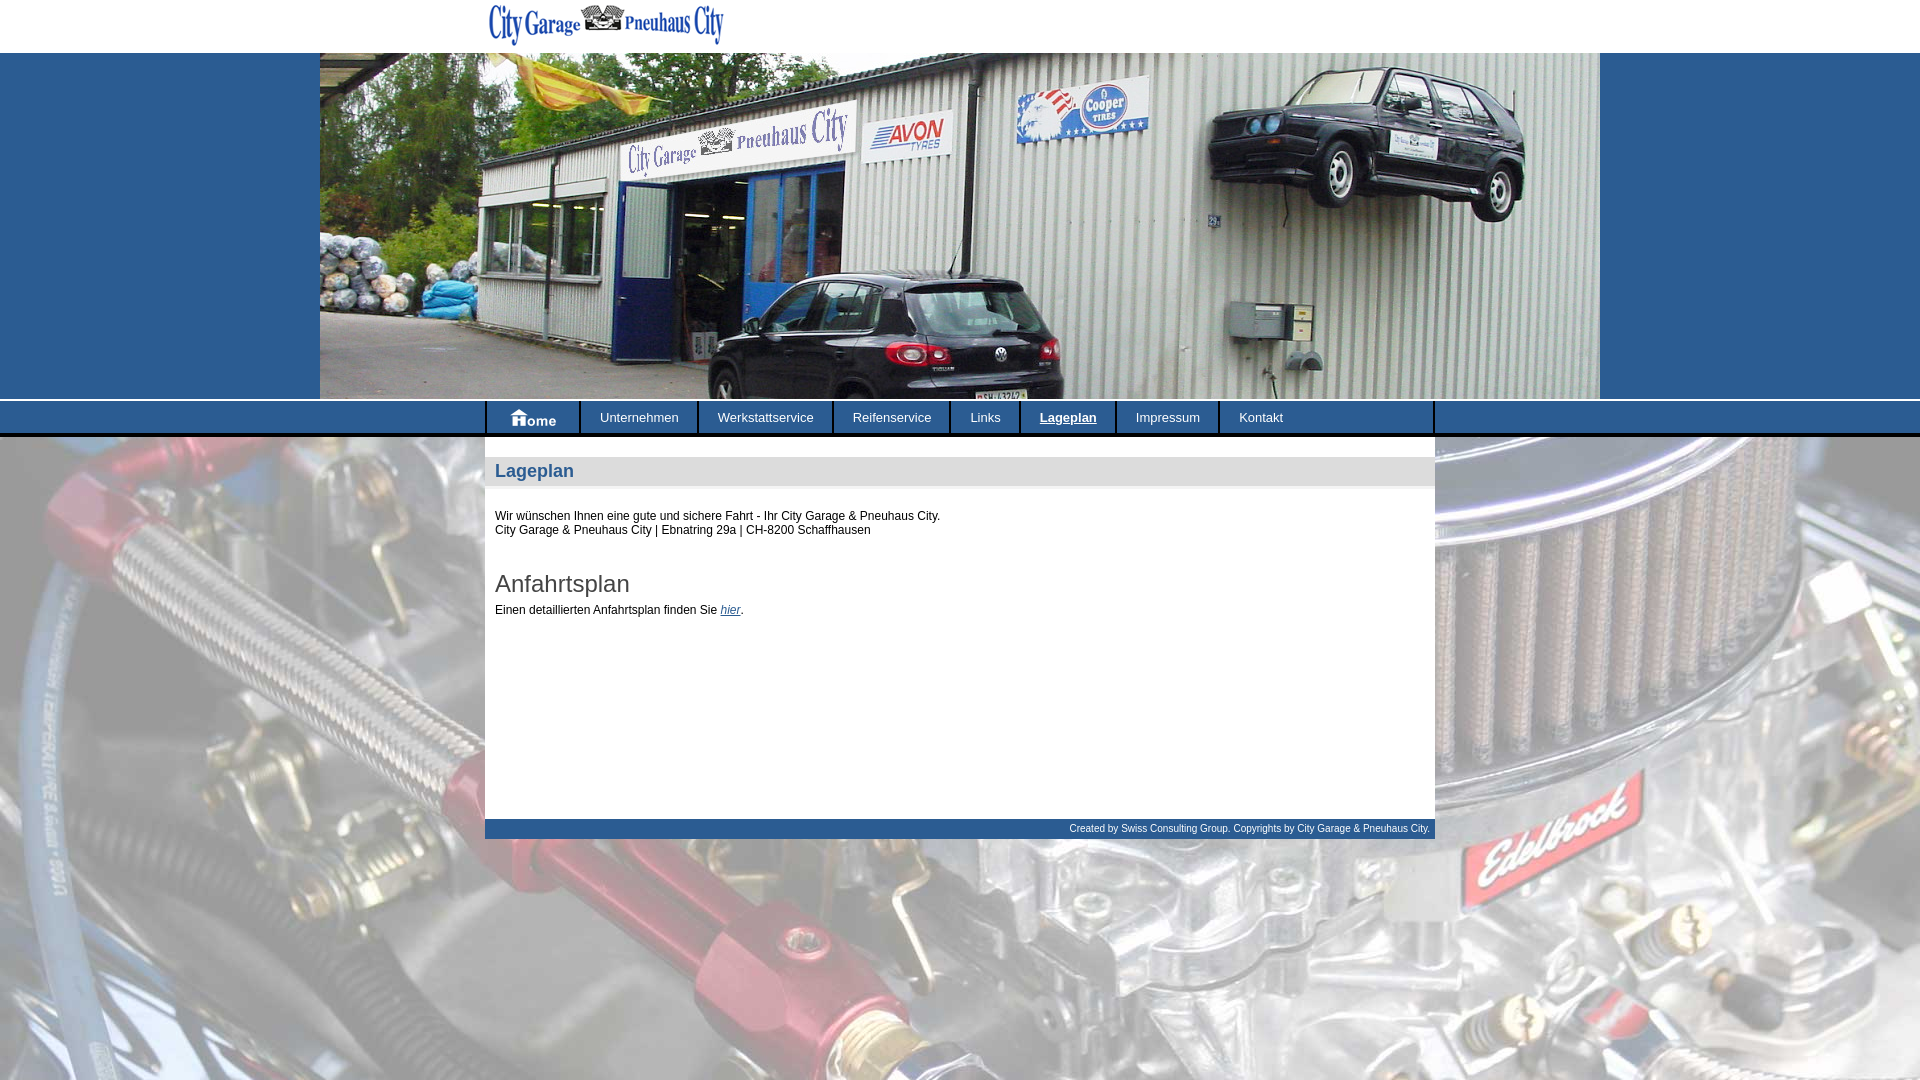 This screenshot has height=1080, width=1920. What do you see at coordinates (969, 417) in the screenshot?
I see `'Links'` at bounding box center [969, 417].